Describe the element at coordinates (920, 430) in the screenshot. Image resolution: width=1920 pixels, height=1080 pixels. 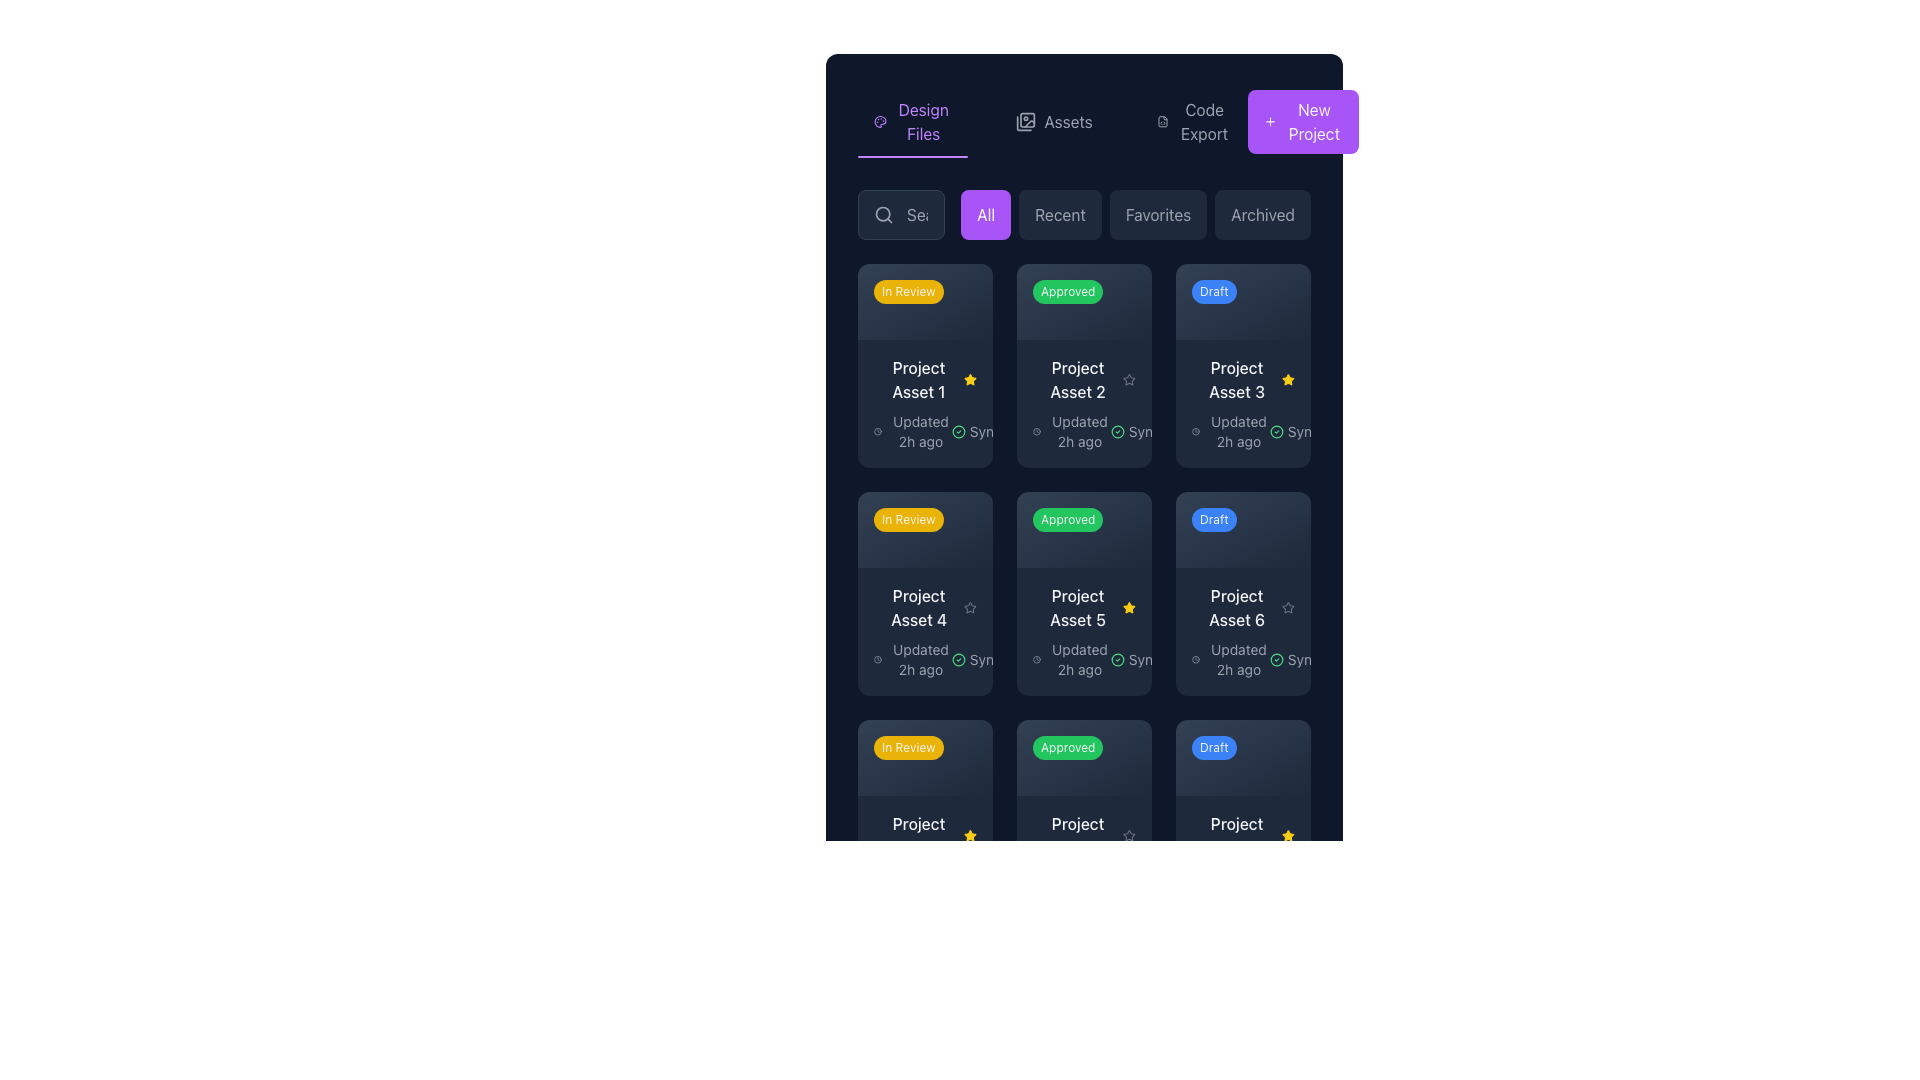
I see `information displayed in the text label that shows 'Updated' on the first line and '2h ago' on the second line, located beneath the first project card in the first column of a grid layout` at that location.